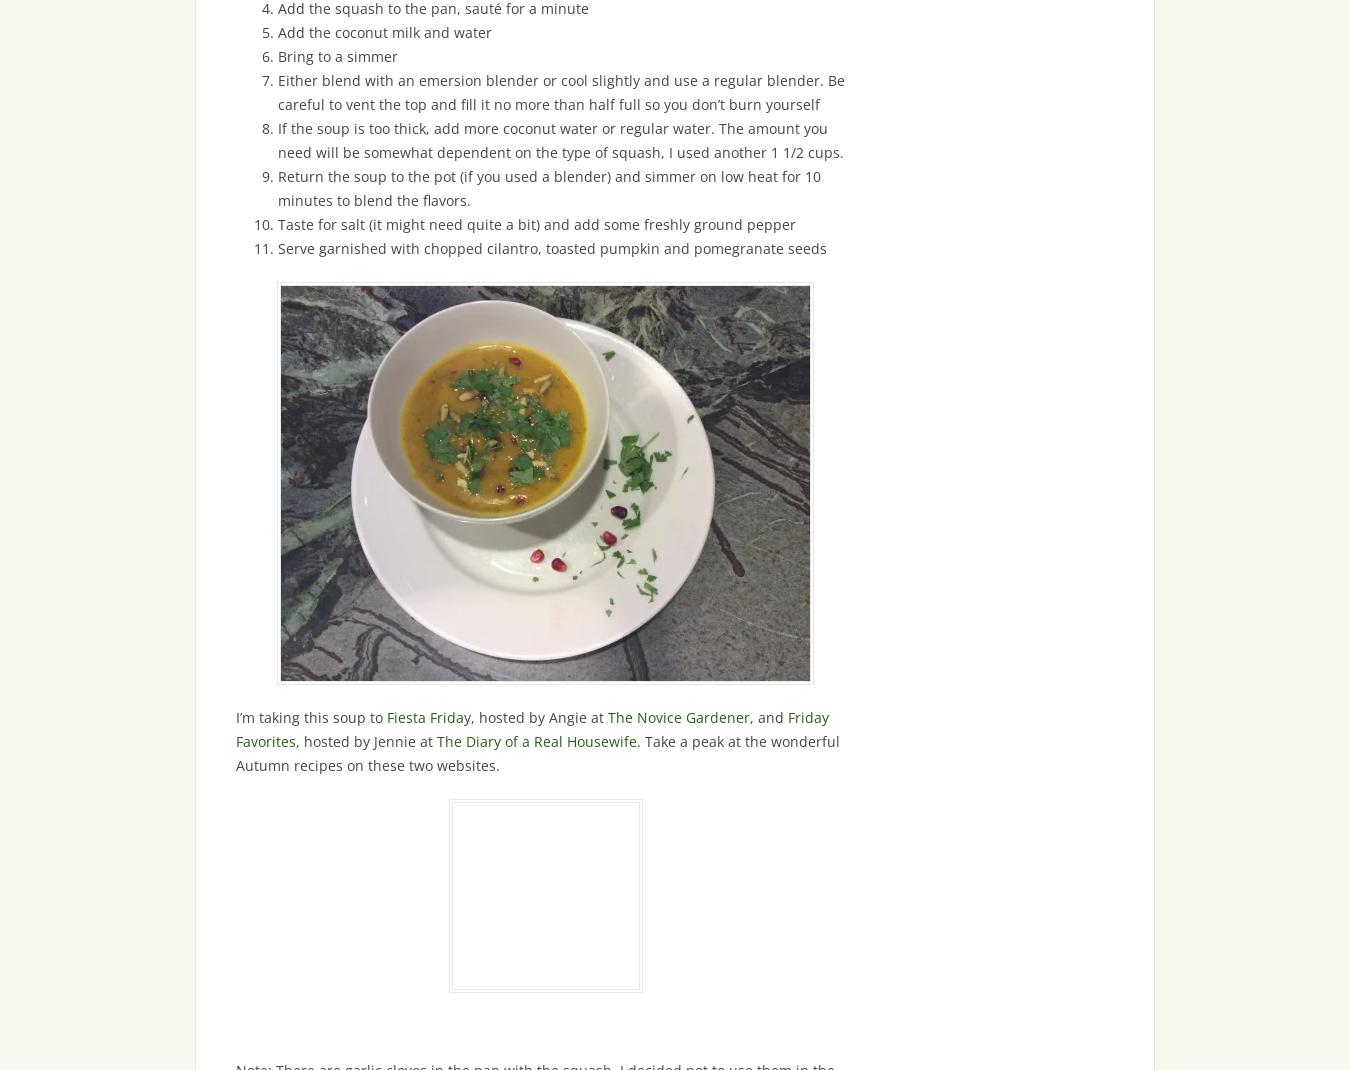 This screenshot has width=1350, height=1070. I want to click on 'Bring to a simmer', so click(276, 55).